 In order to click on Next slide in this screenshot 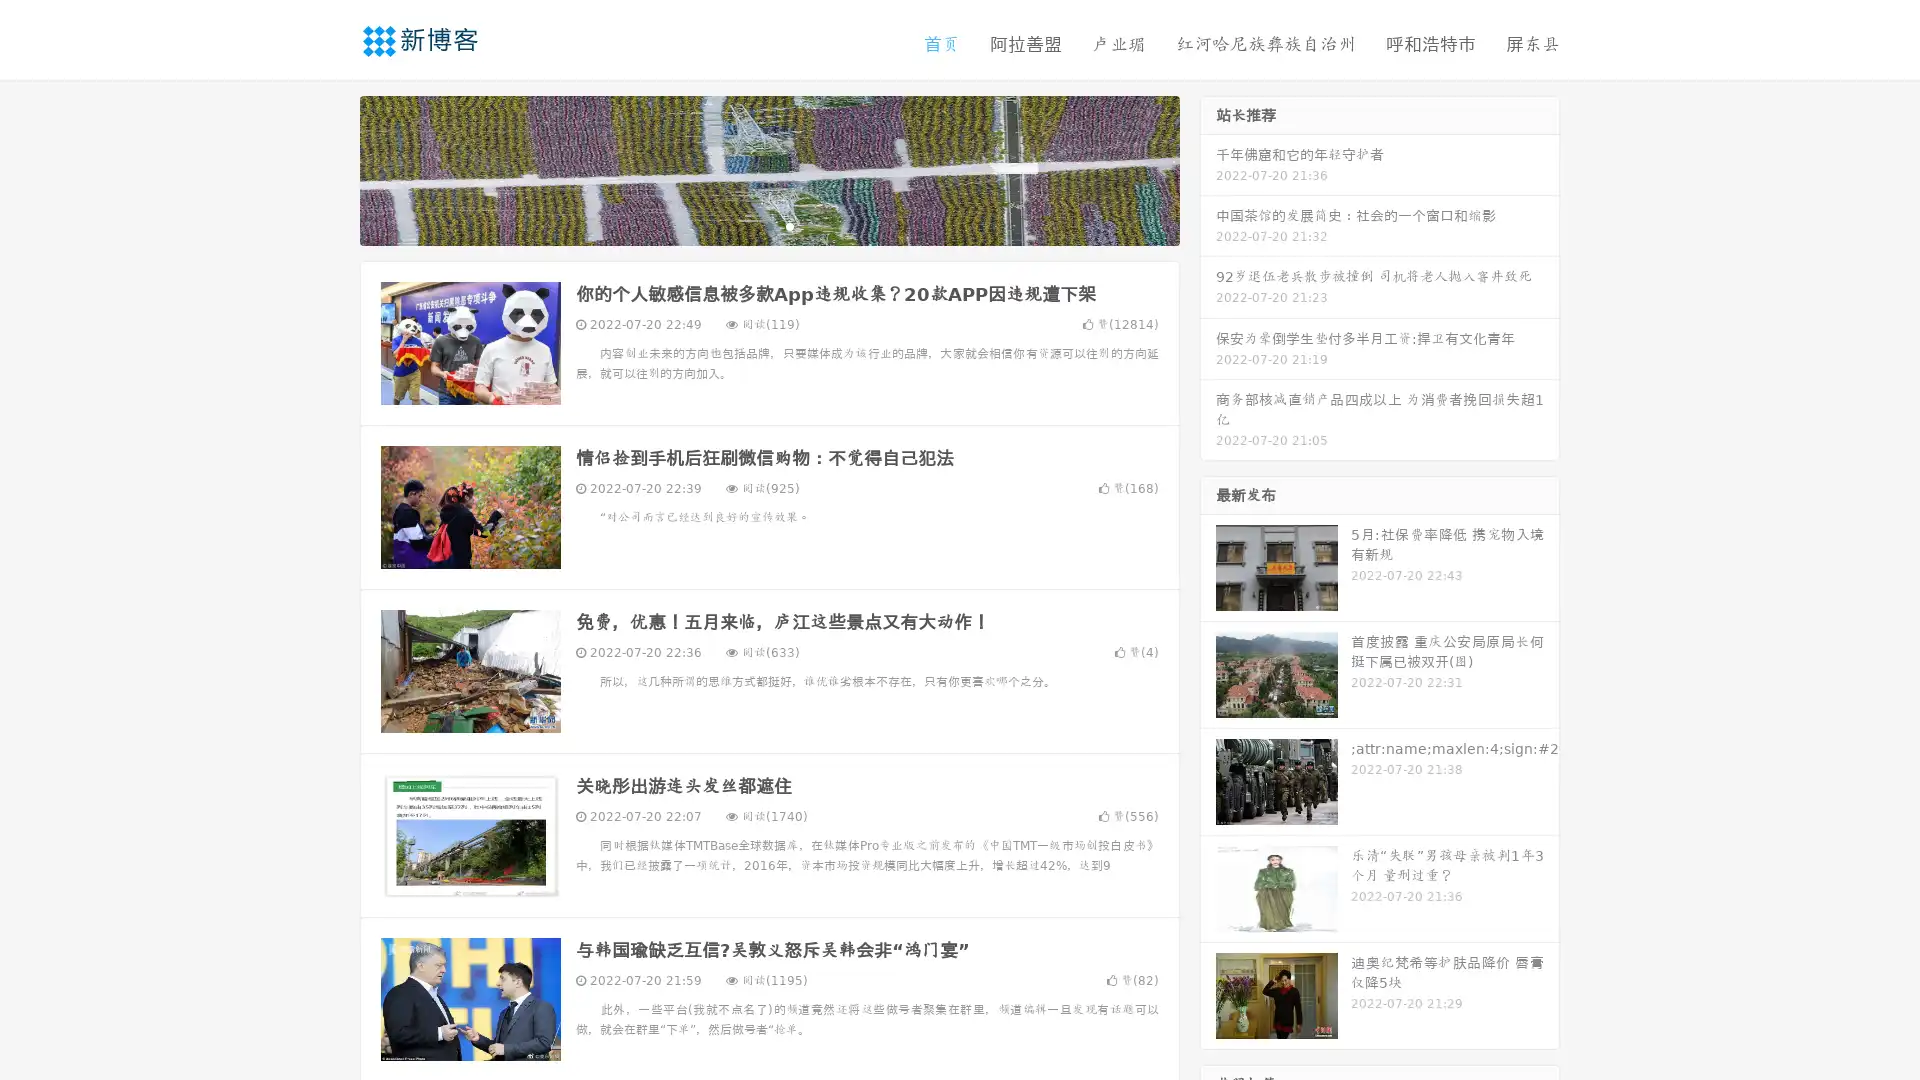, I will do `click(1208, 168)`.